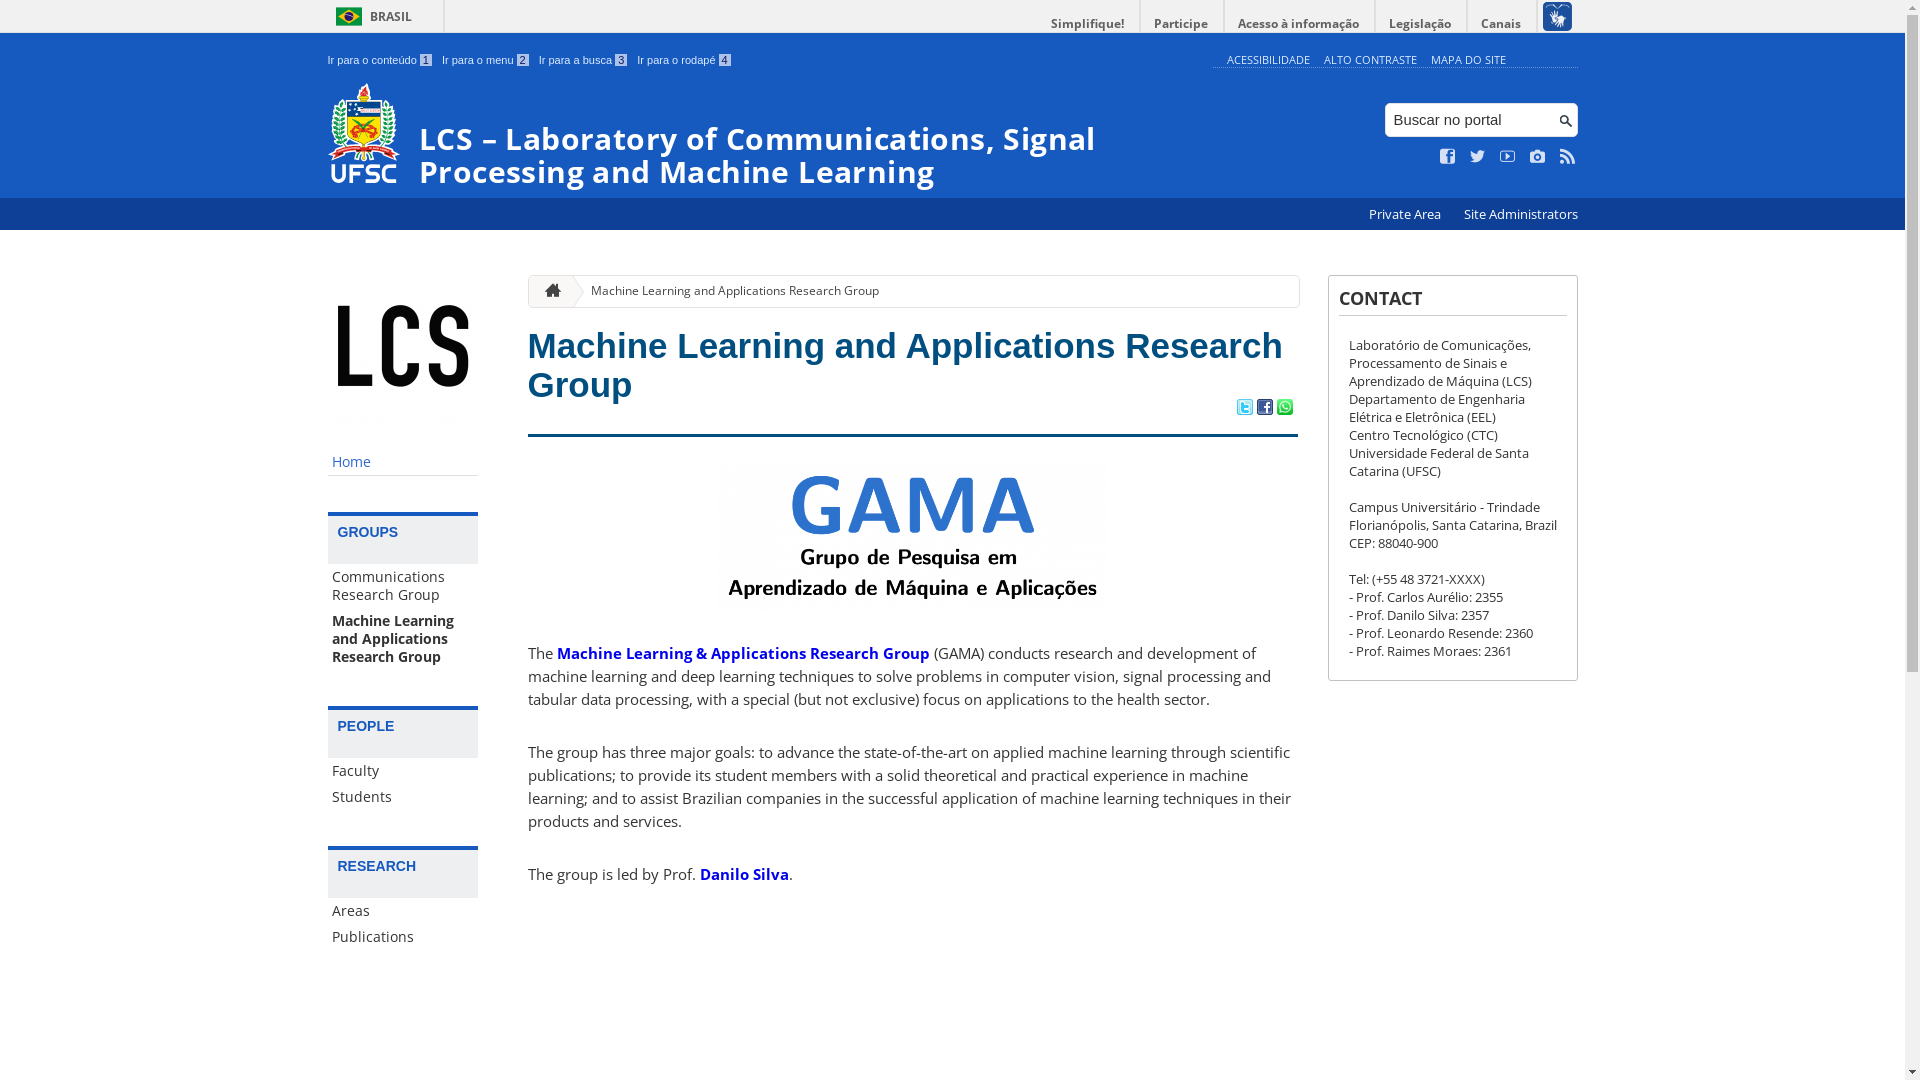 Image resolution: width=1920 pixels, height=1080 pixels. What do you see at coordinates (402, 770) in the screenshot?
I see `'Faculty'` at bounding box center [402, 770].